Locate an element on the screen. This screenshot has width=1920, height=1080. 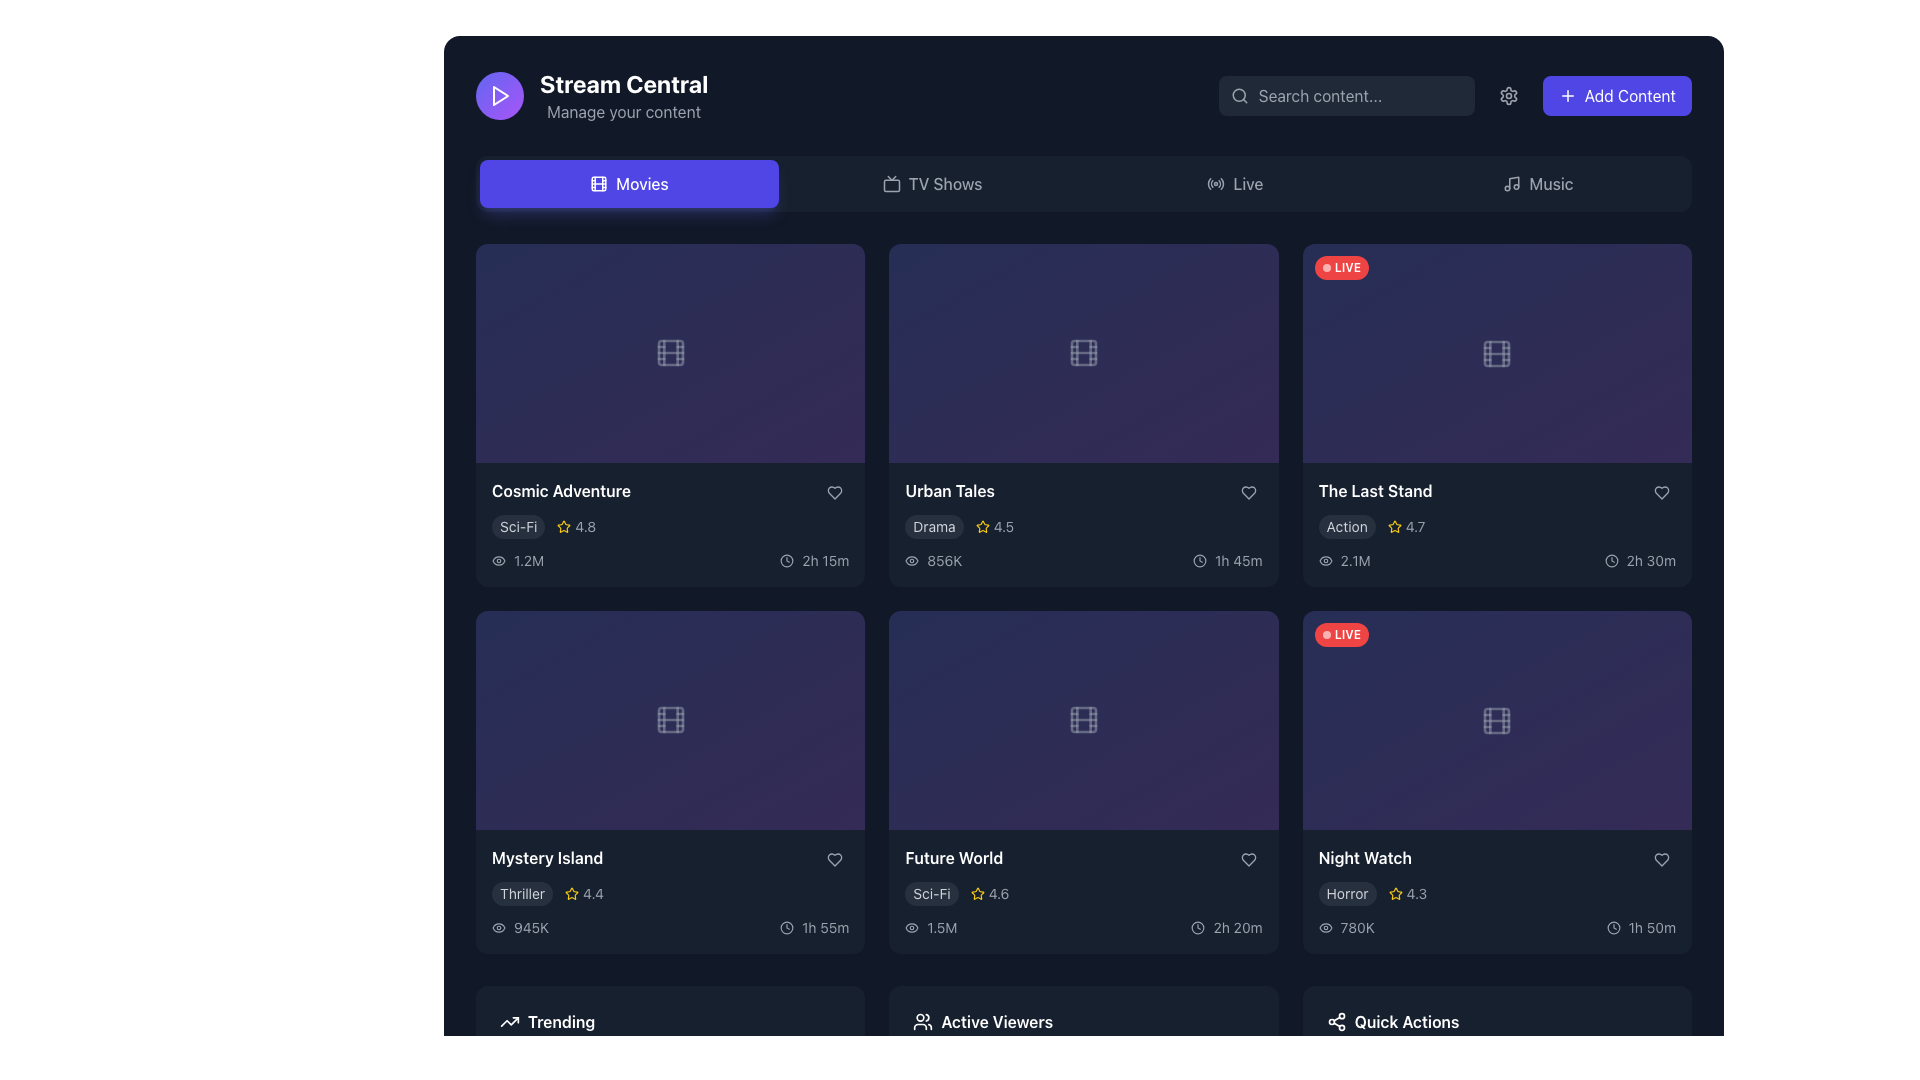
the time icon positioned immediately to the left of the '1h 50m' text in the same row is located at coordinates (1613, 928).